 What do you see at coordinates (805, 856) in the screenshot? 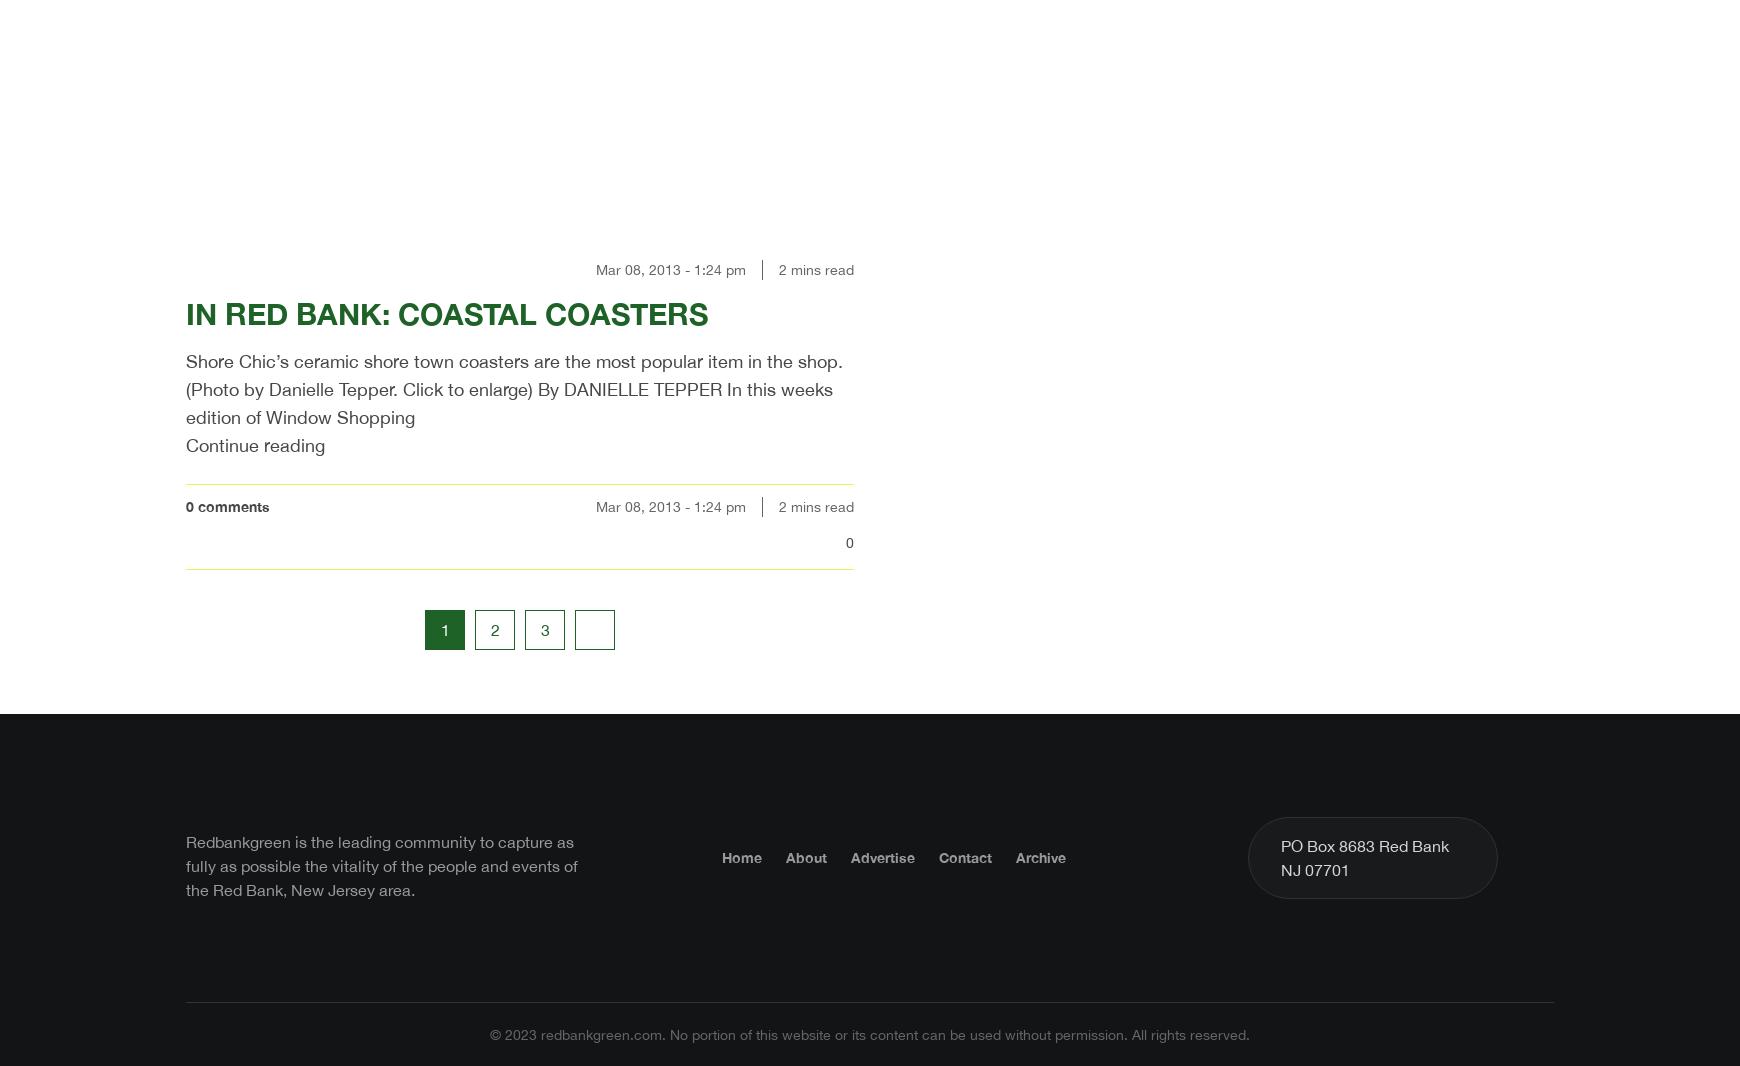
I see `'About'` at bounding box center [805, 856].